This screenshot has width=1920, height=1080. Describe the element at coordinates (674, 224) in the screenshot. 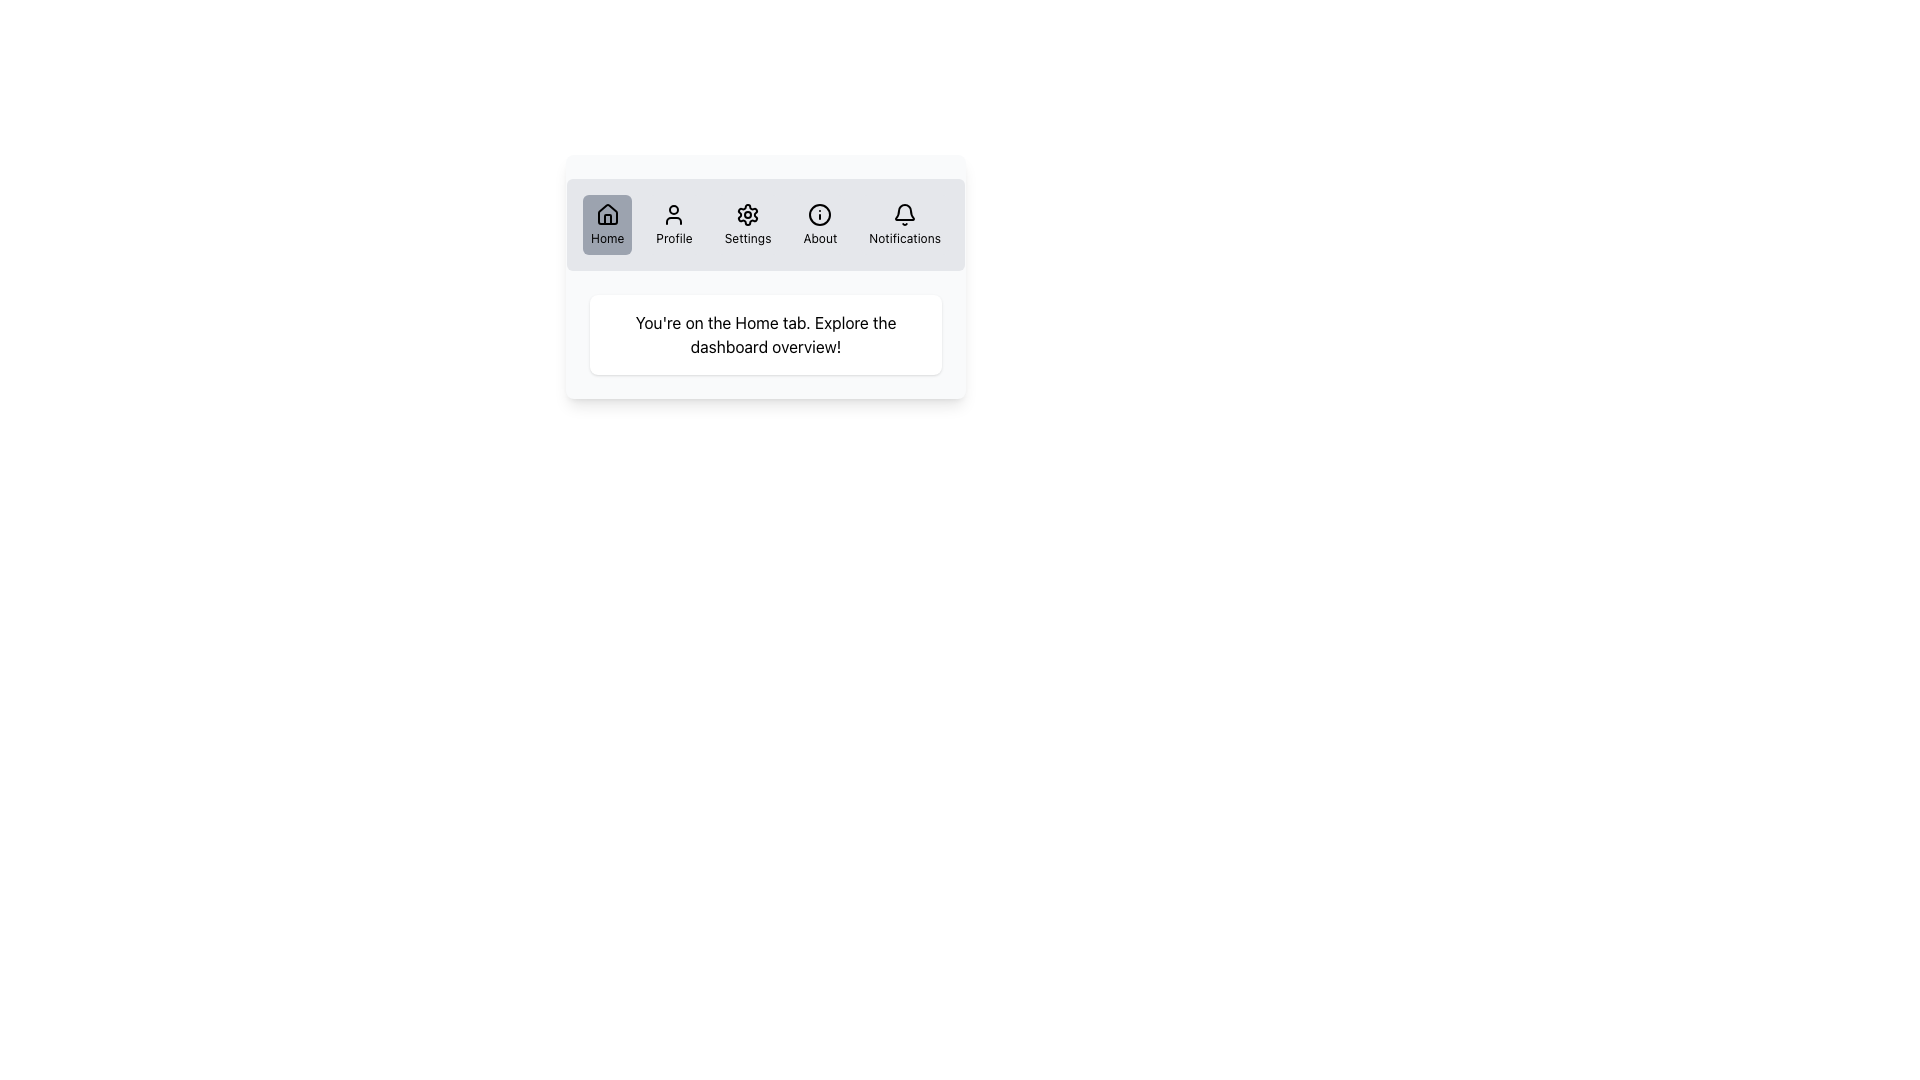

I see `the 'Profile' button, which features a human figure icon and the text 'Profile' below it, located in the horizontal navigation menu of the toolbar` at that location.